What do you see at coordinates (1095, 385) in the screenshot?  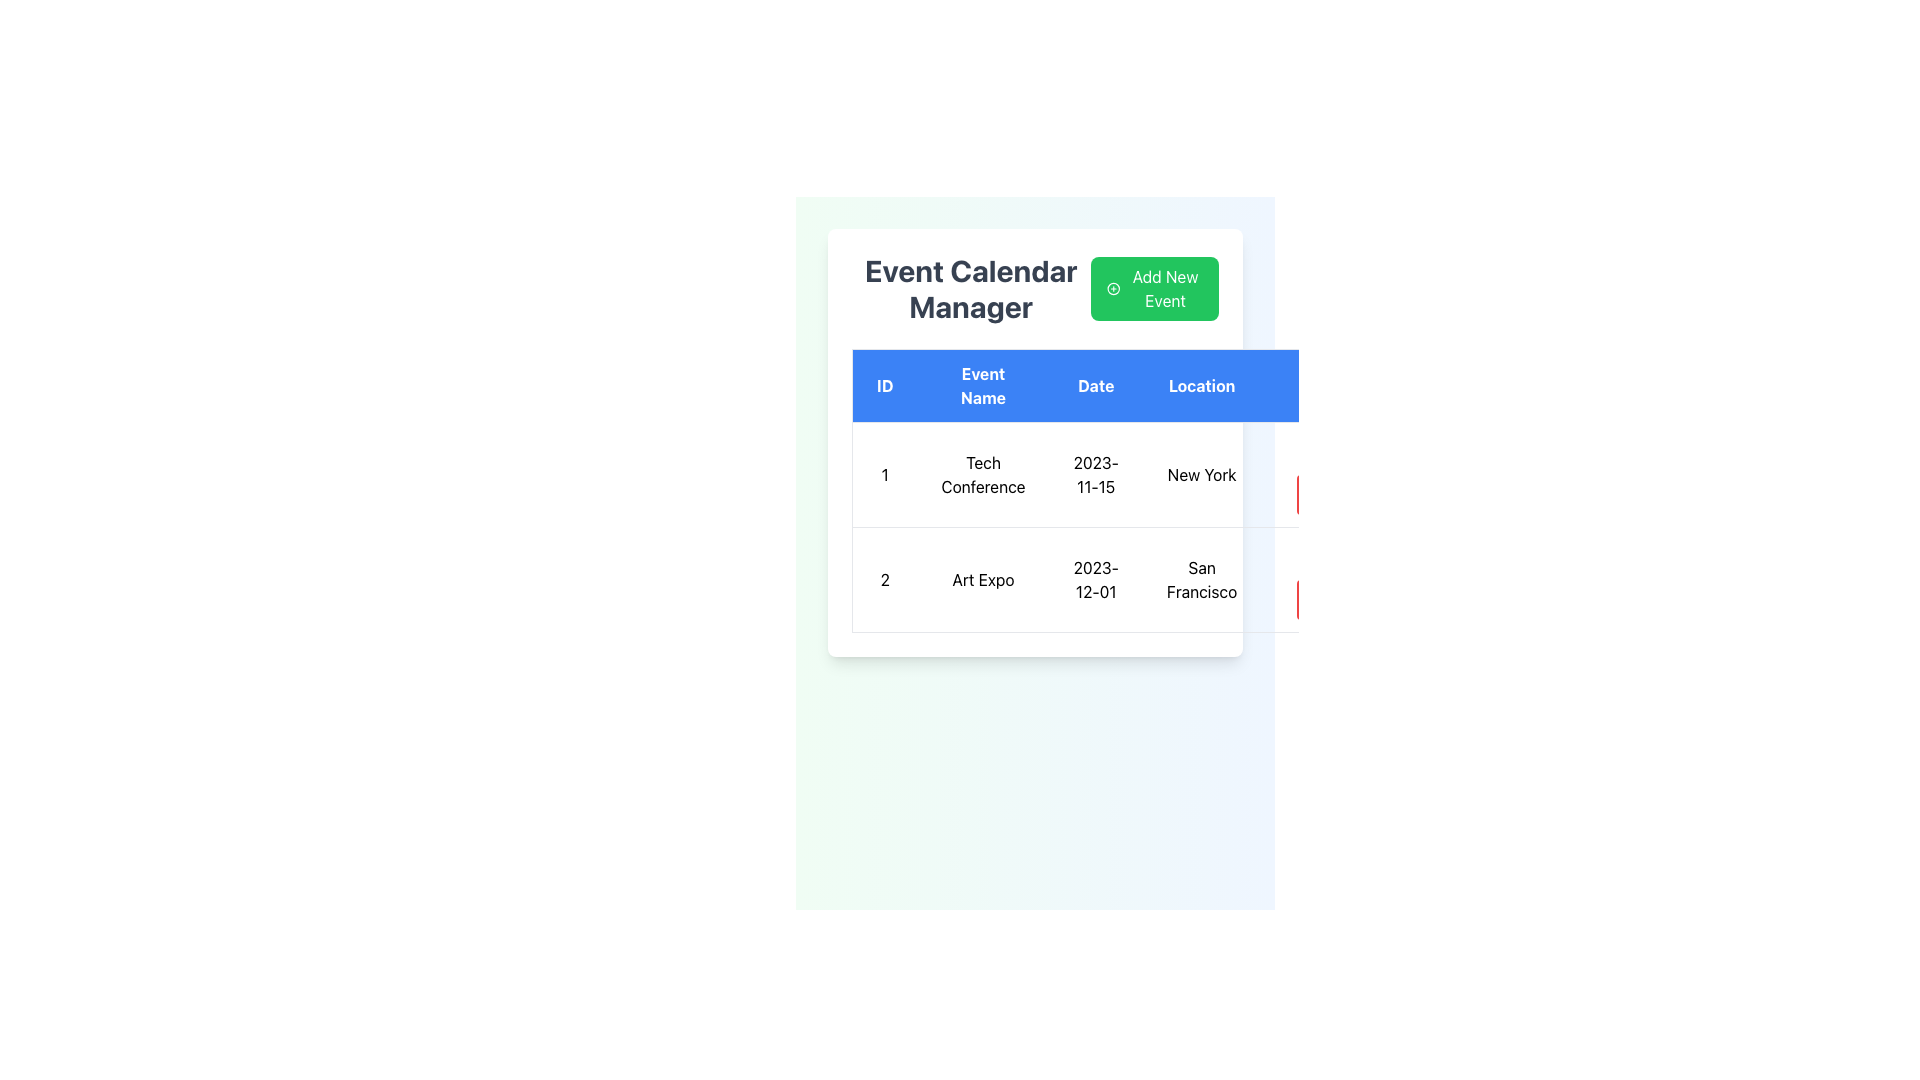 I see `Table Header Cell labeled 'Date', which is the third cell in the header row of the table, displaying the text in bold white font centered within a blue rectangular cell` at bounding box center [1095, 385].